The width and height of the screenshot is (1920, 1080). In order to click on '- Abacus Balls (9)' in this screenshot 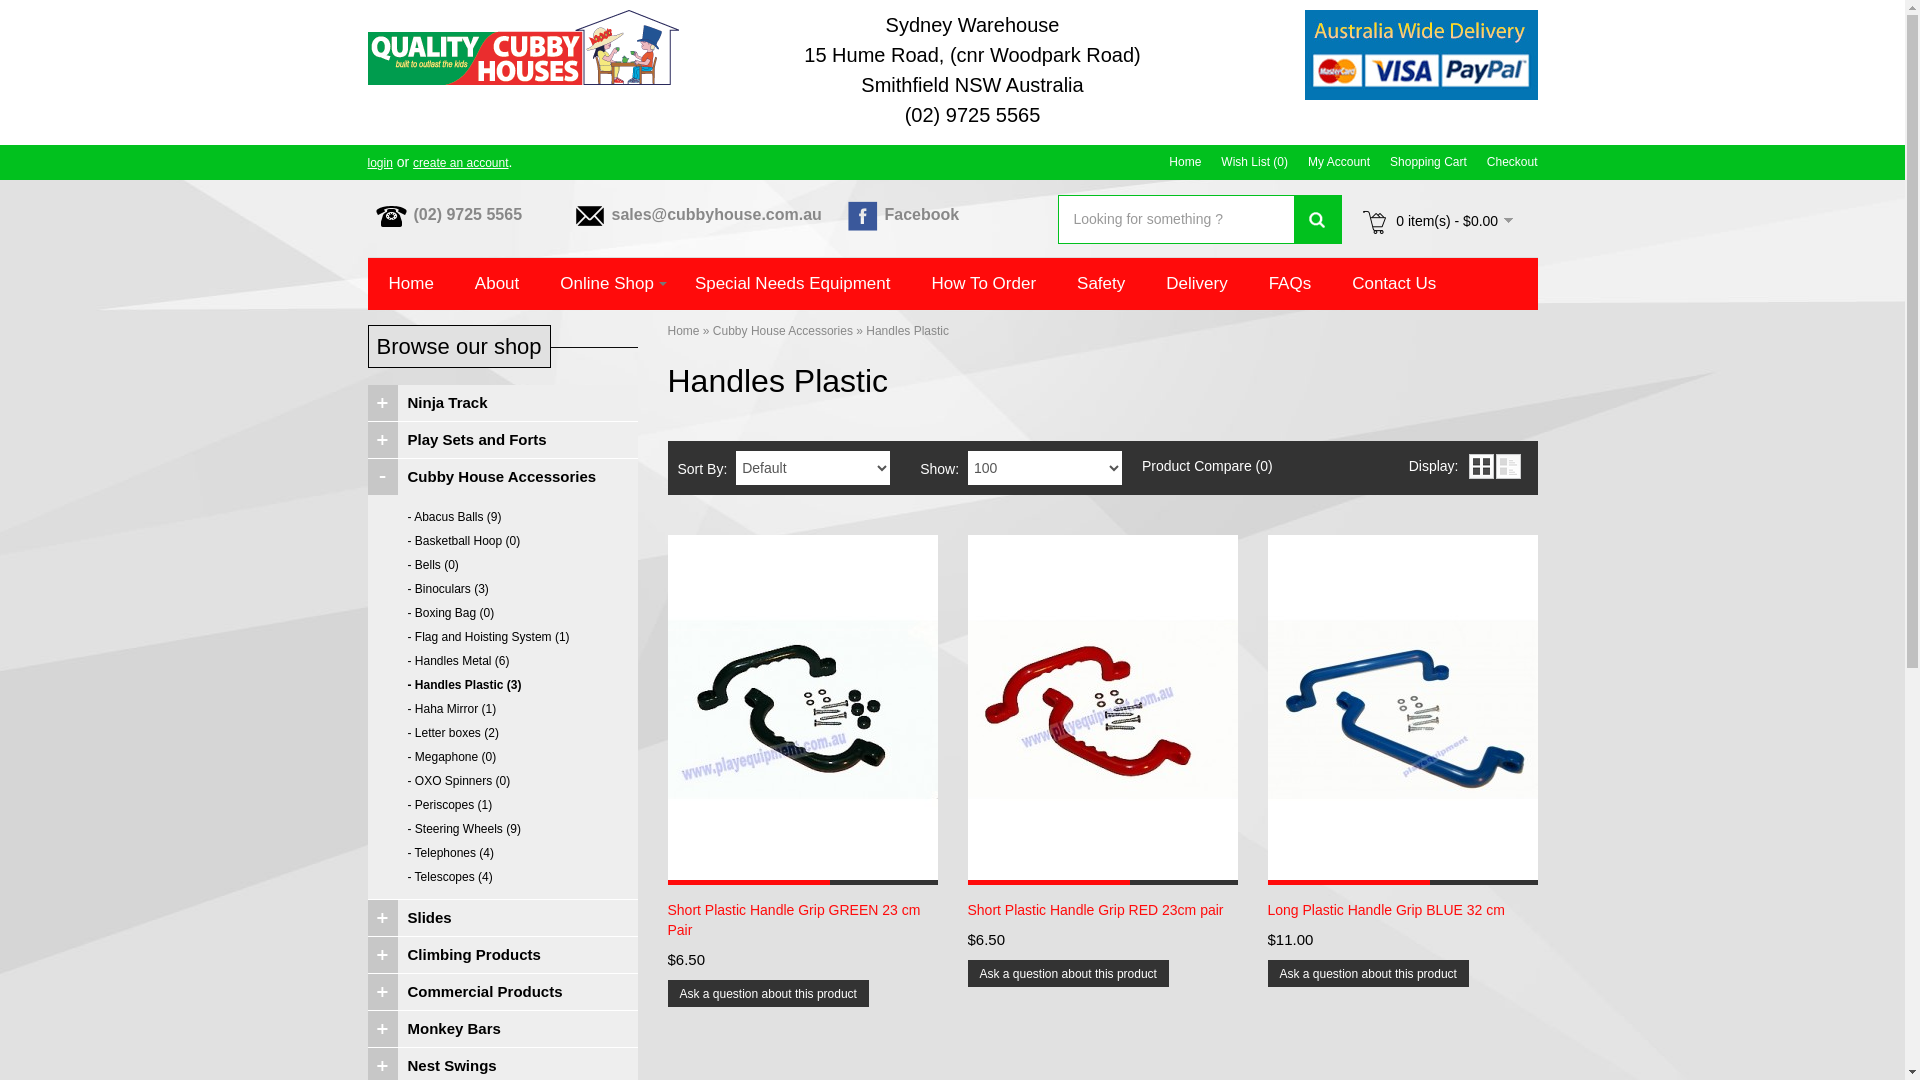, I will do `click(368, 515)`.